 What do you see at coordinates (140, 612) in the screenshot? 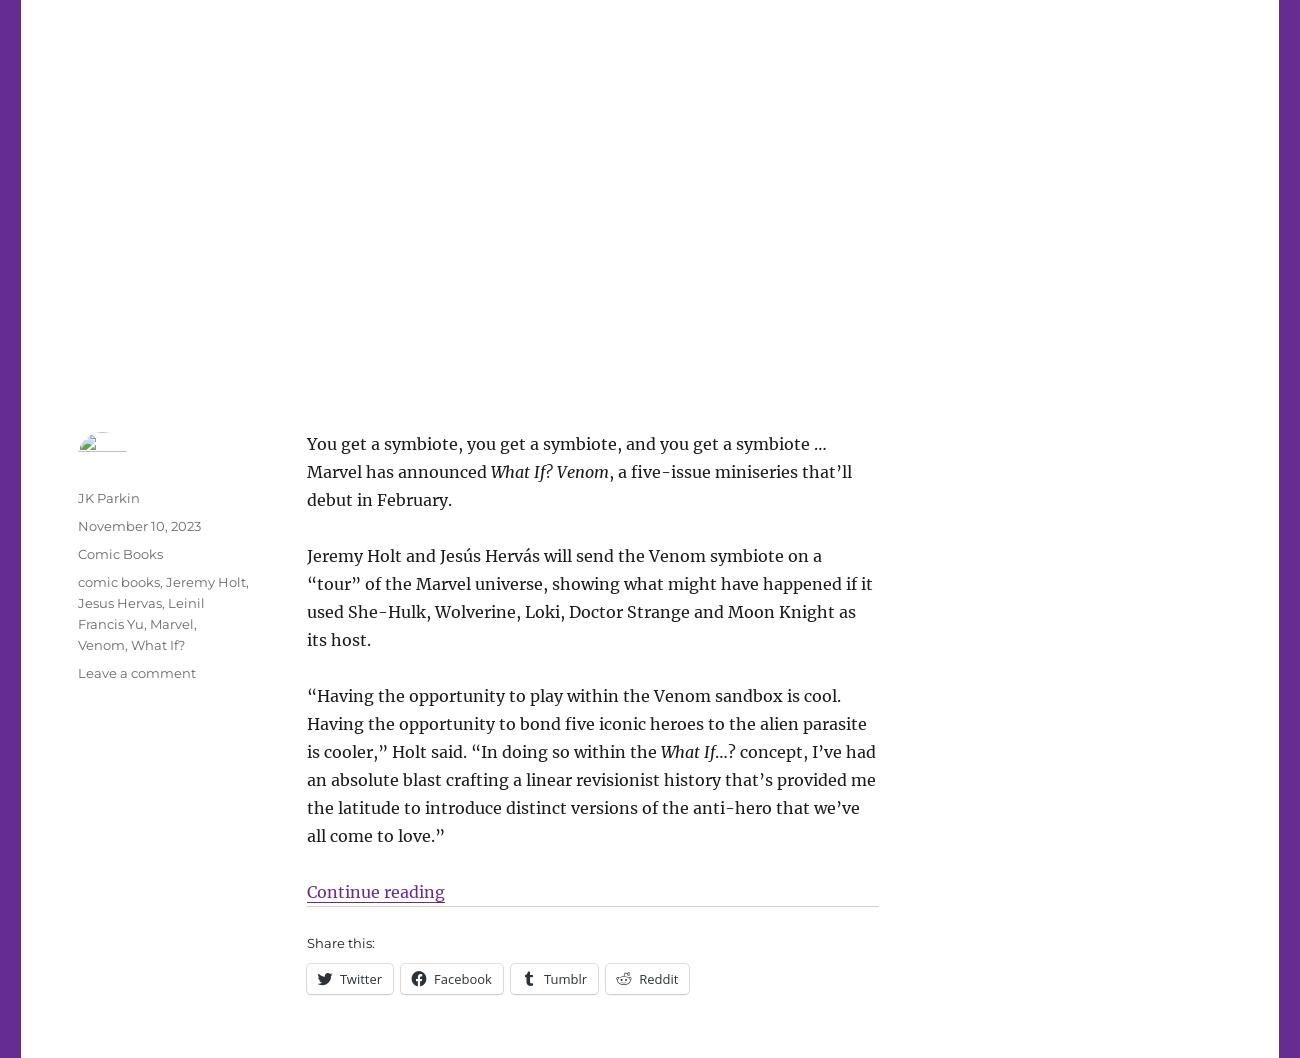
I see `'Leinil Francis Yu'` at bounding box center [140, 612].